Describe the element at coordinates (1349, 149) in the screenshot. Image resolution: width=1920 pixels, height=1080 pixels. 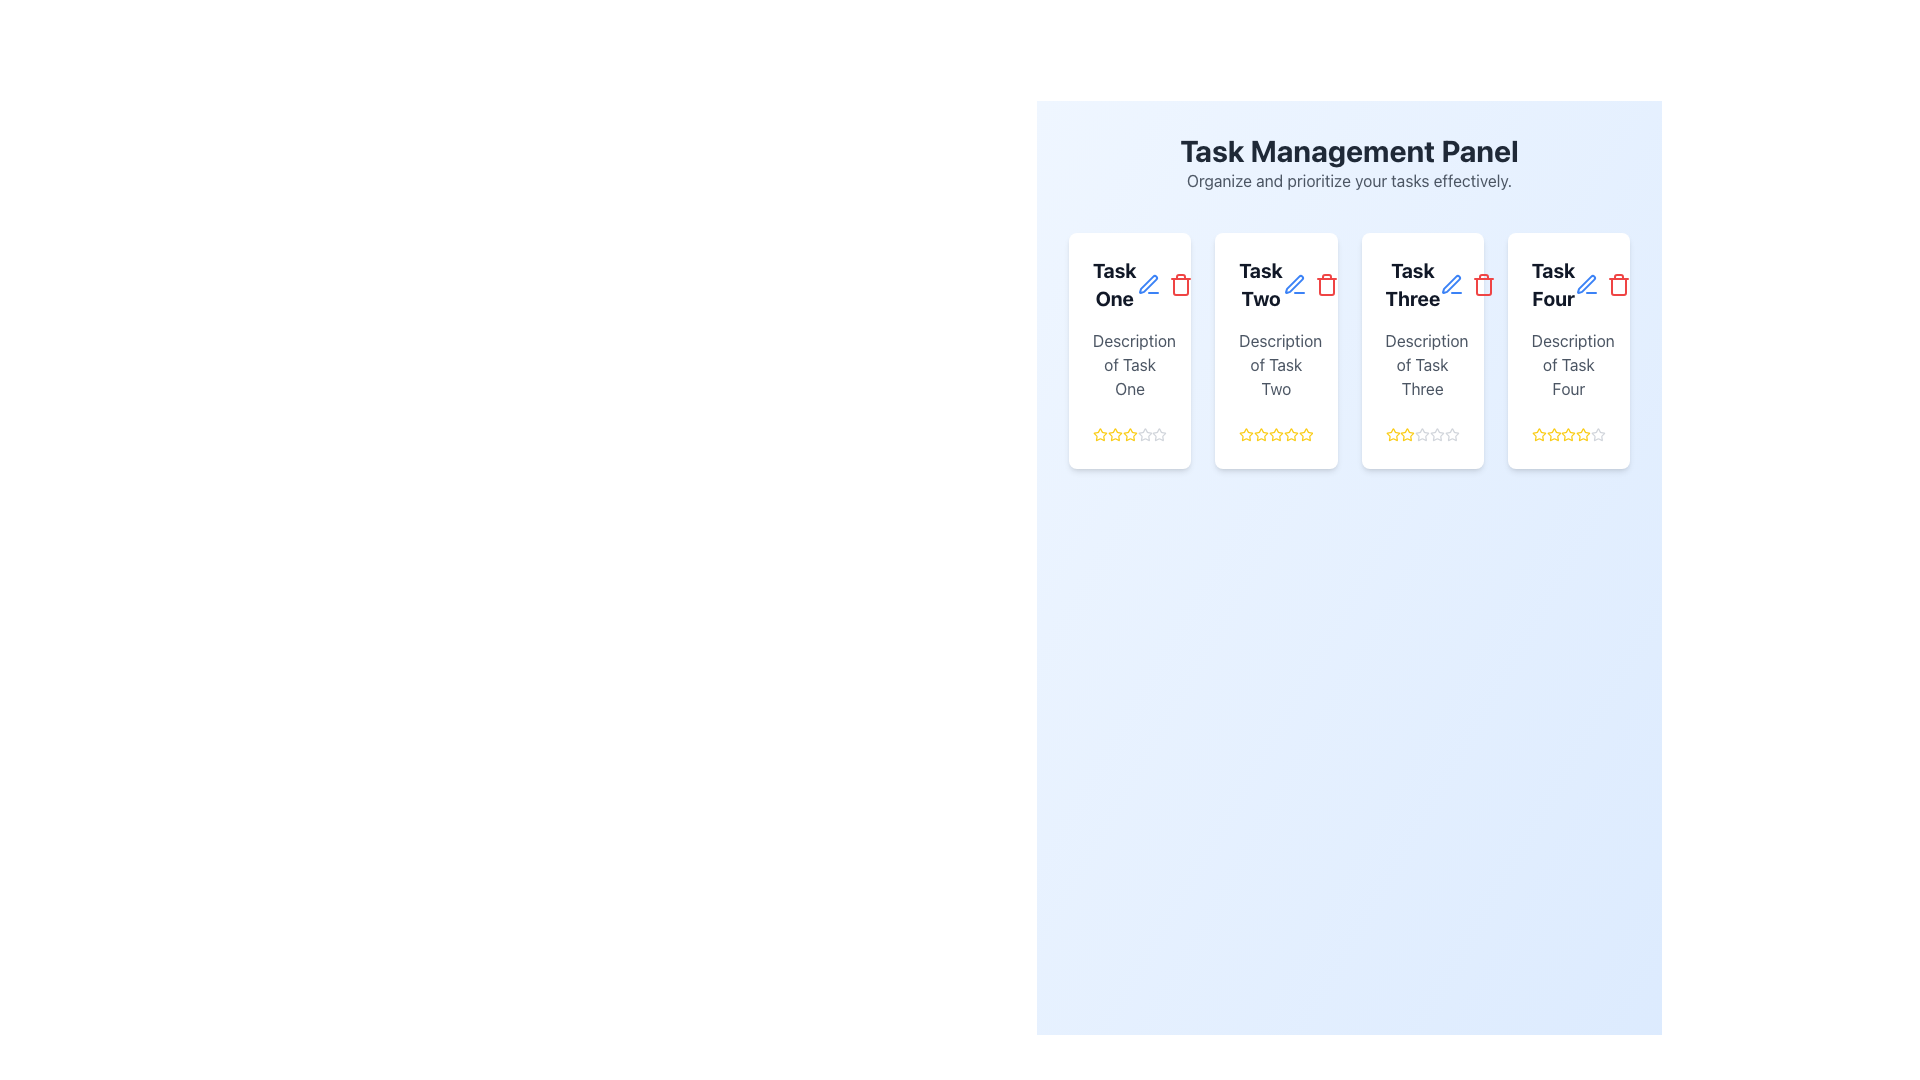
I see `the bold dark gray text heading labeled 'Task Management Panel' located centrally at the top of the page` at that location.